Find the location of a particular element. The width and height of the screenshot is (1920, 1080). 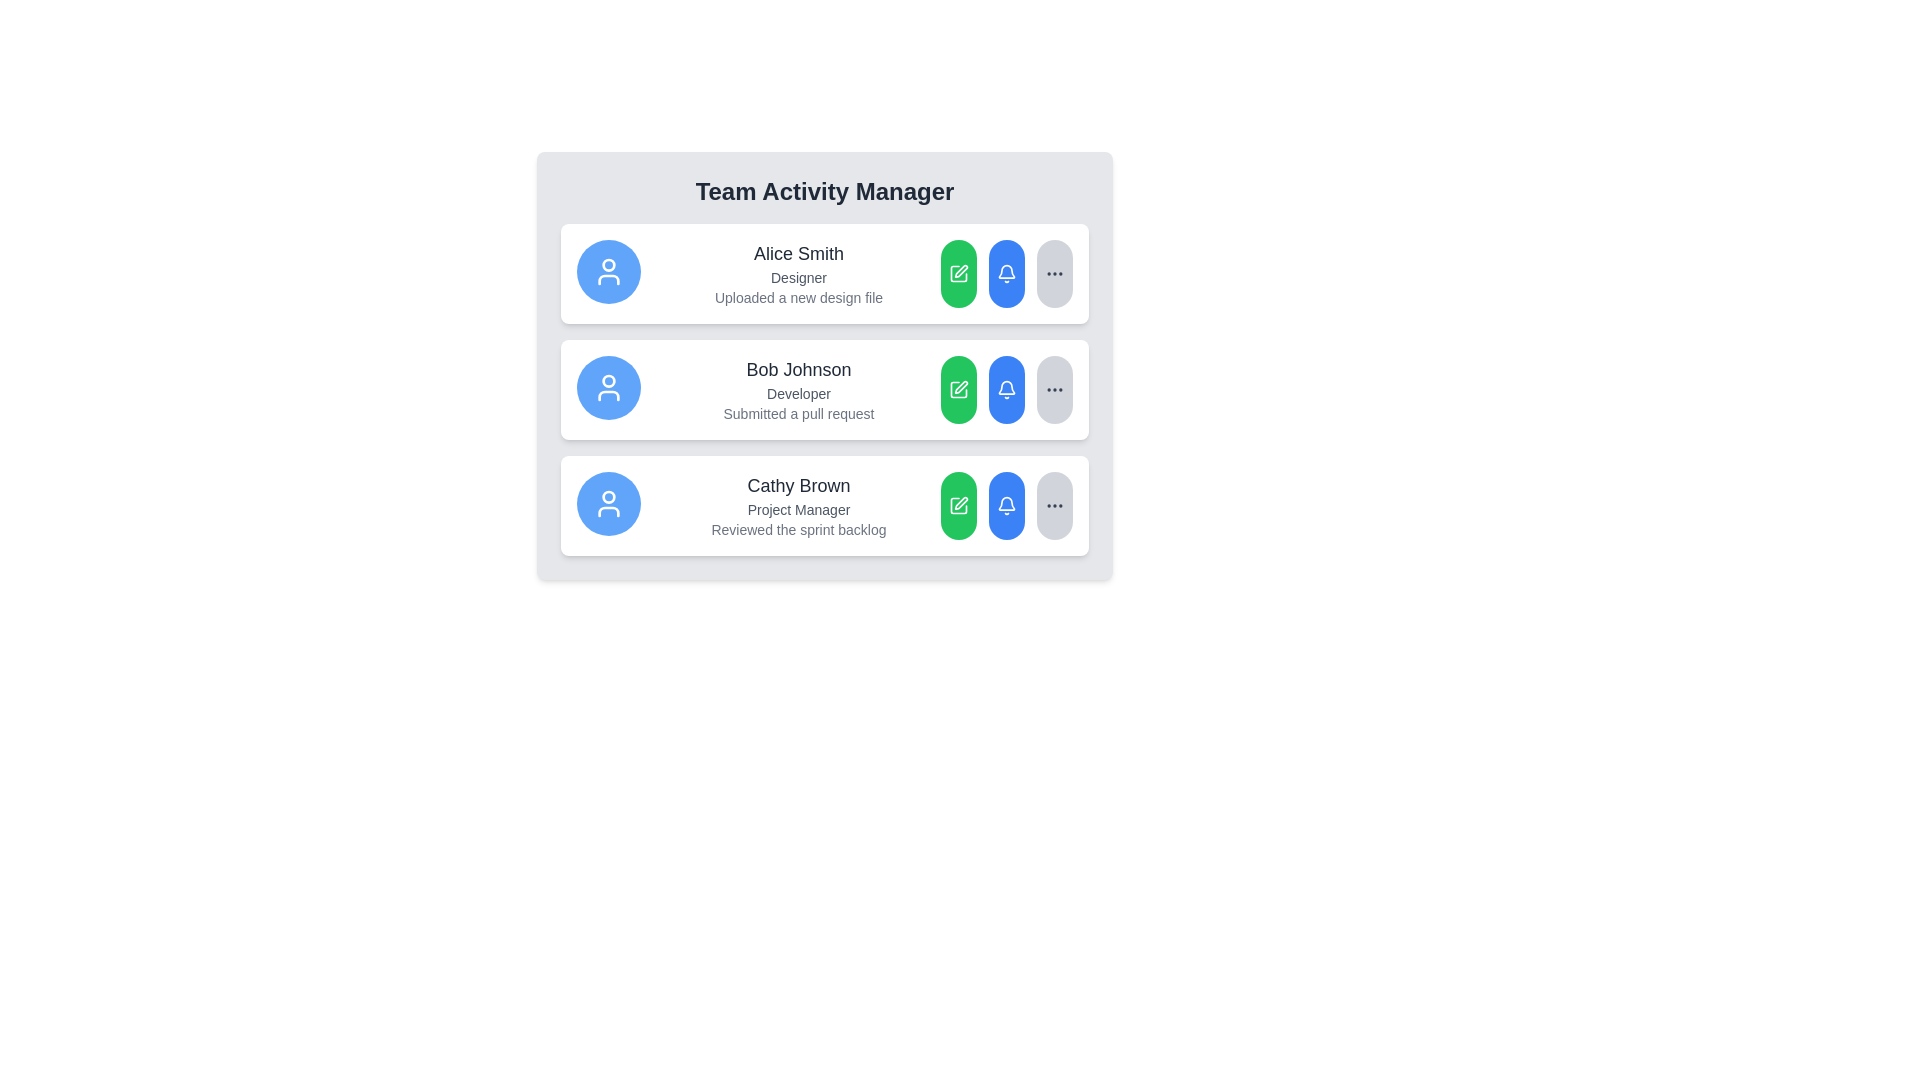

the 'edit' icon button located to the left of the blue notification button for the third user entry in the vertical list, enabling keyboard navigation interoperability is located at coordinates (958, 504).